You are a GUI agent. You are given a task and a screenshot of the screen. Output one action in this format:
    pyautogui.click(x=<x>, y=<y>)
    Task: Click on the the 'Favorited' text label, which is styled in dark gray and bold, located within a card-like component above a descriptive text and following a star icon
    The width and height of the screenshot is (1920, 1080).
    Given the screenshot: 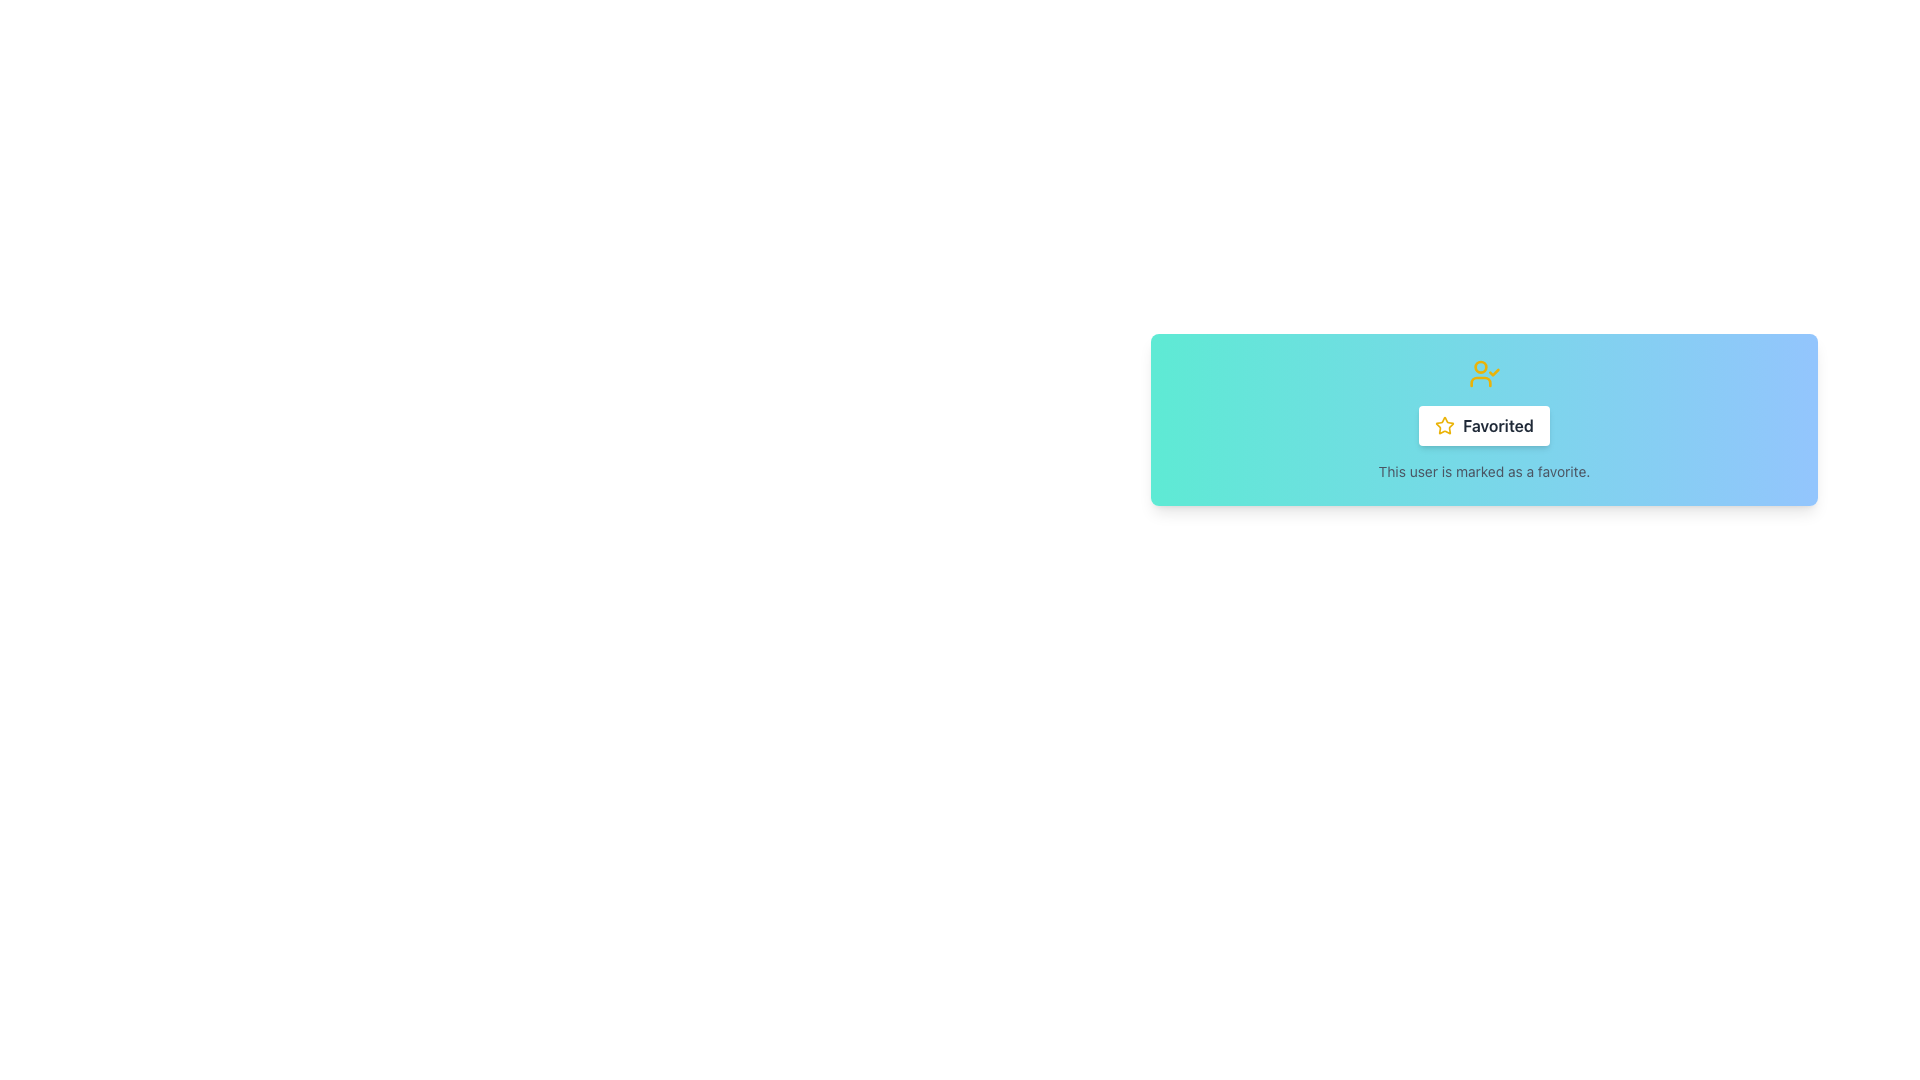 What is the action you would take?
    pyautogui.click(x=1498, y=424)
    